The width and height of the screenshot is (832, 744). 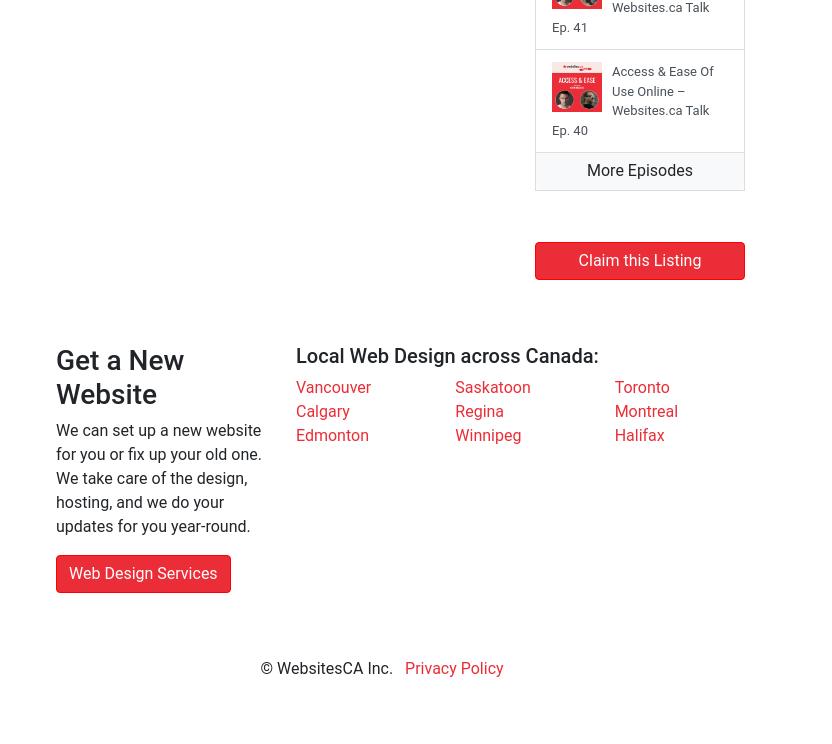 What do you see at coordinates (639, 169) in the screenshot?
I see `'More Episodes'` at bounding box center [639, 169].